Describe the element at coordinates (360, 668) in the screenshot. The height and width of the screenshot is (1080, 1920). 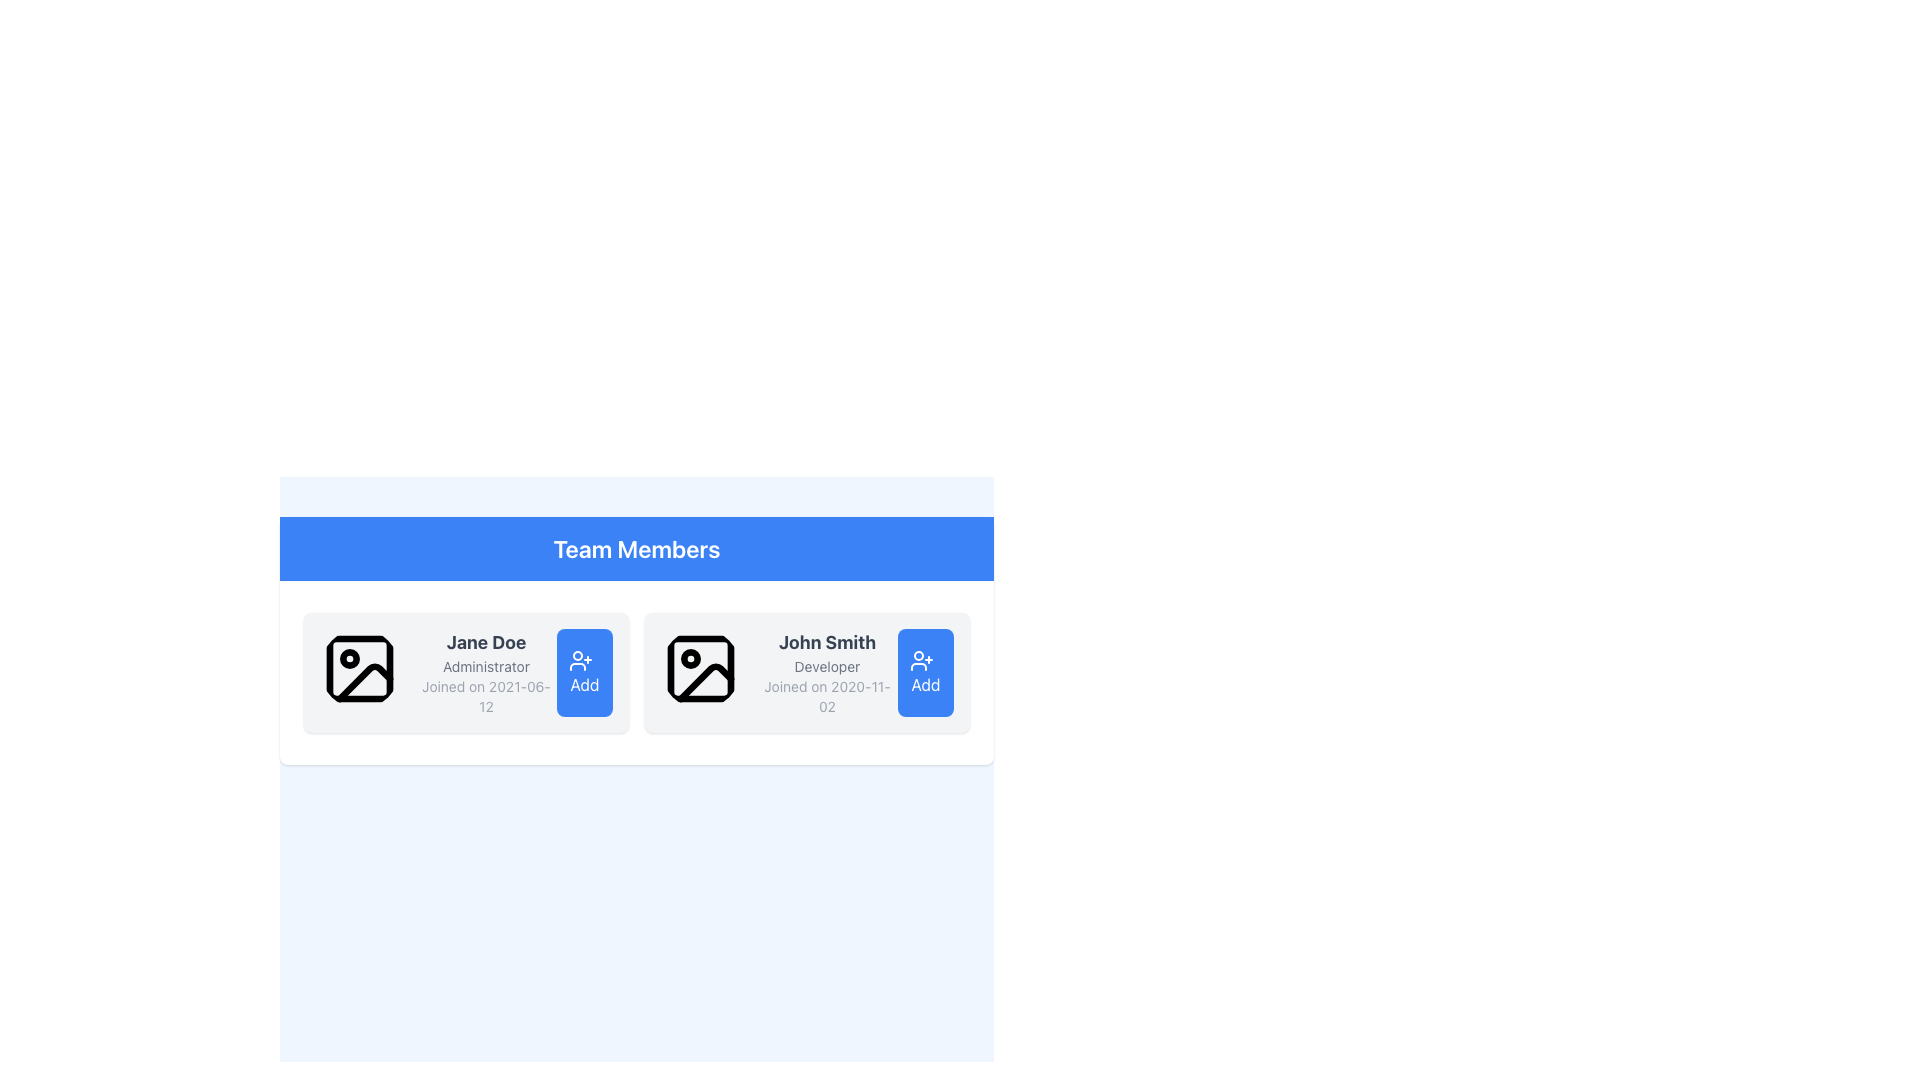
I see `the Image Icon element located in the upper-left corner of Jane Doe's profile card, which is styled with a black border and represents an image` at that location.